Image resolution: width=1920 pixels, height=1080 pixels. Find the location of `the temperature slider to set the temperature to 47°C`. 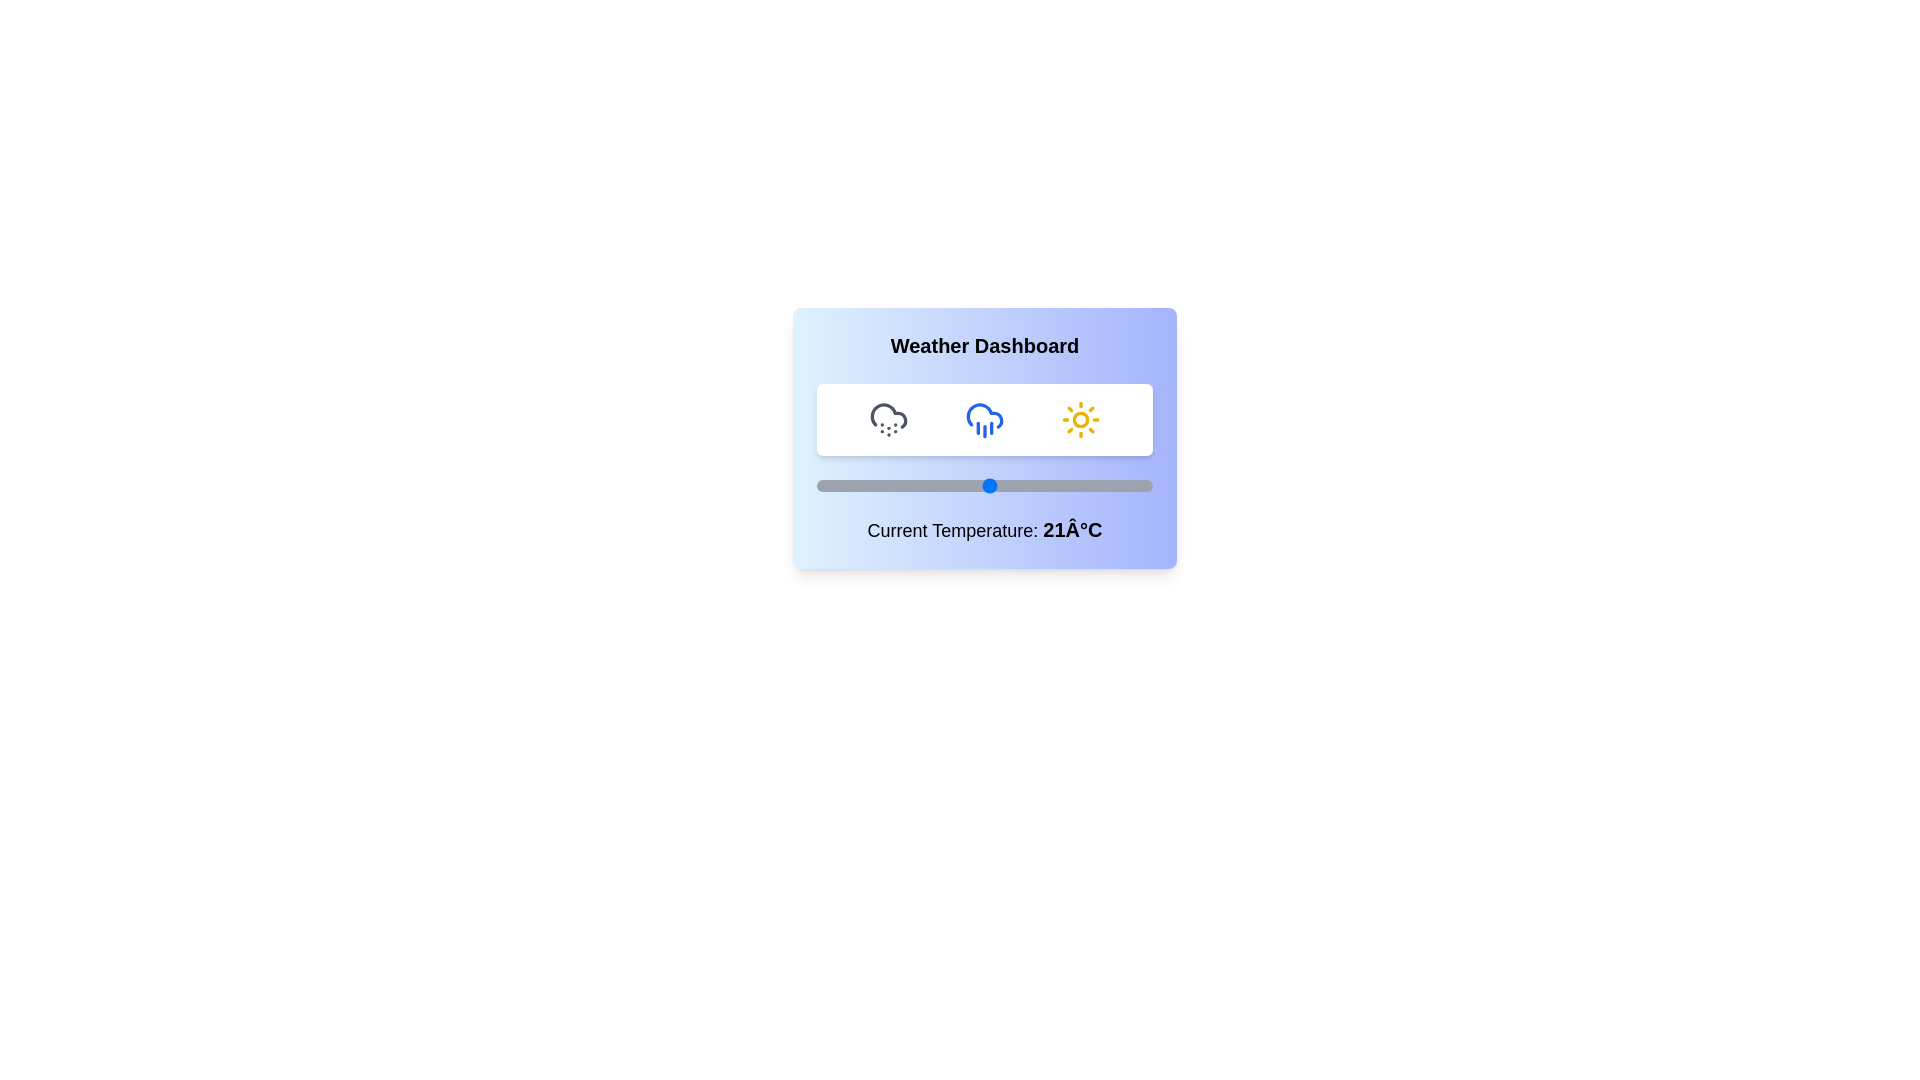

the temperature slider to set the temperature to 47°C is located at coordinates (1136, 486).